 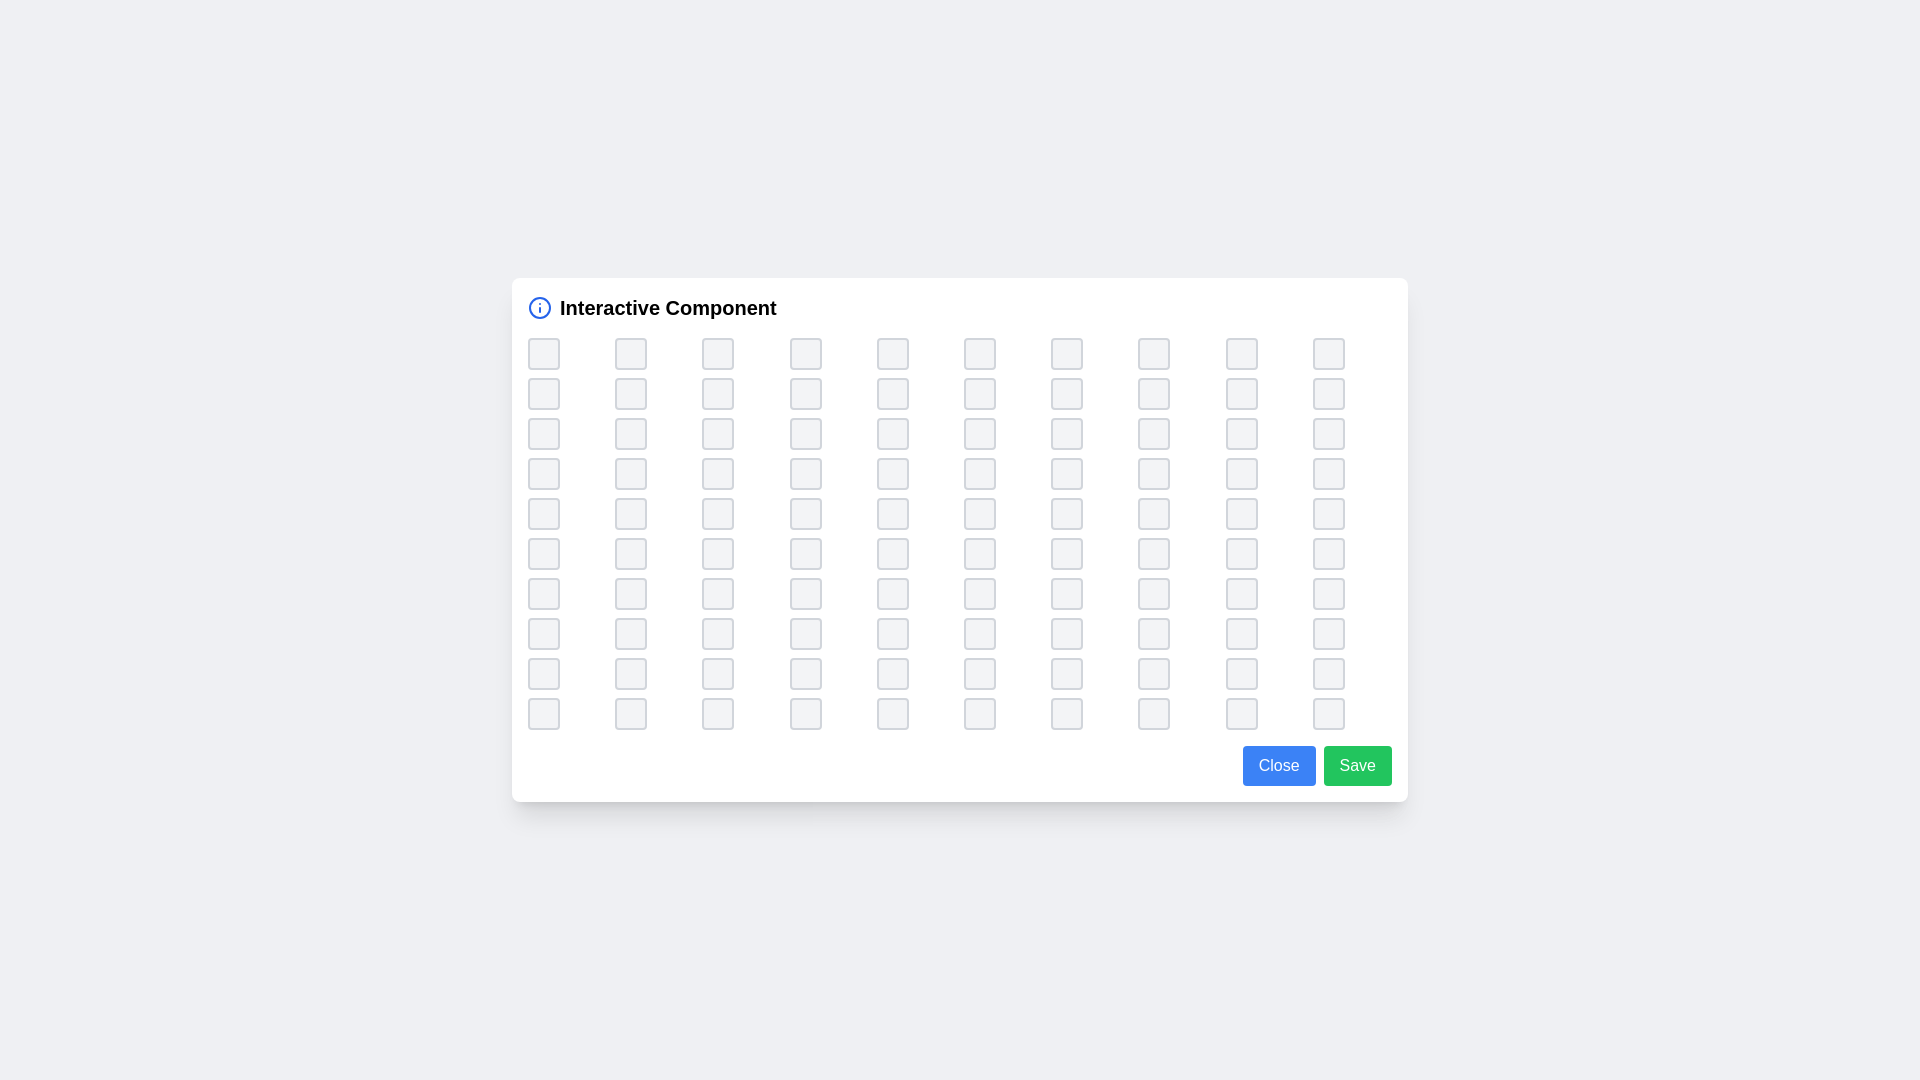 What do you see at coordinates (1277, 765) in the screenshot?
I see `the close button to close the component` at bounding box center [1277, 765].